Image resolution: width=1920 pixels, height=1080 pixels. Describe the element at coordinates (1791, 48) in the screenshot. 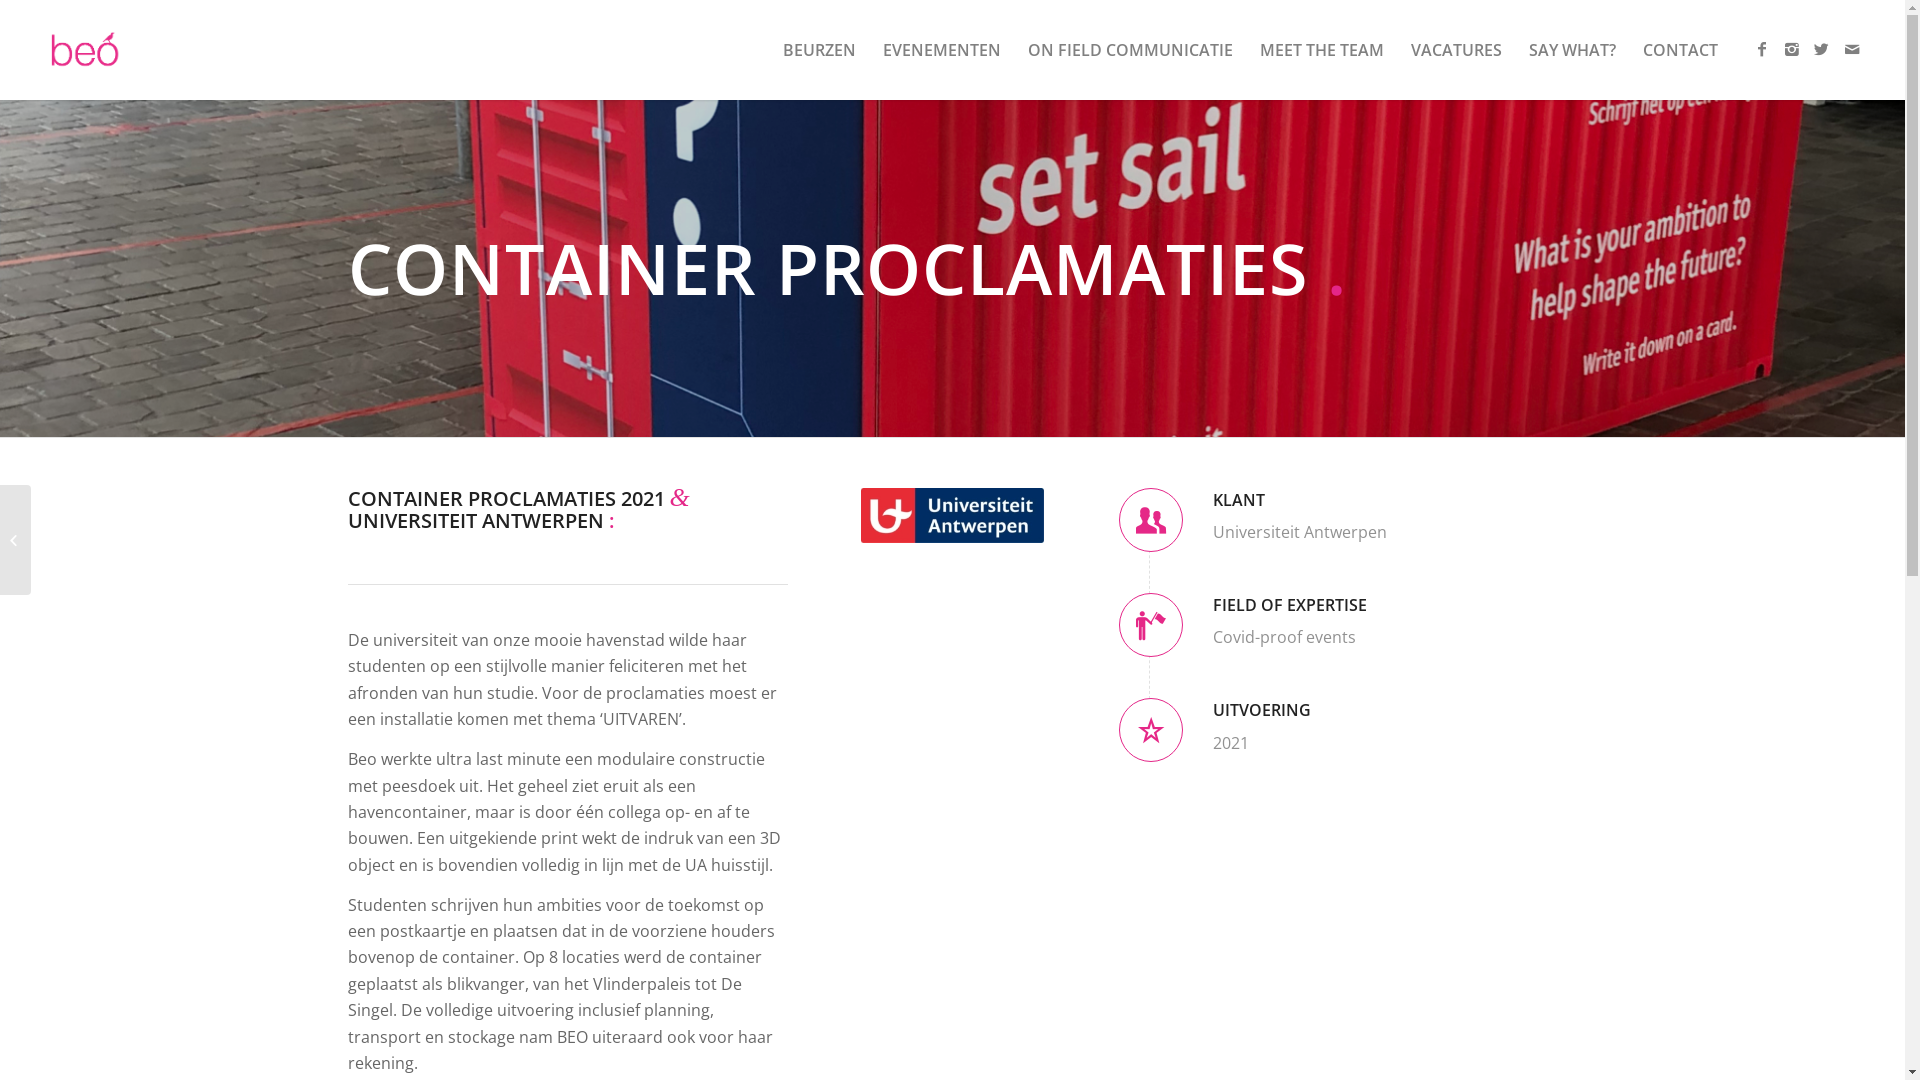

I see `'Instagram'` at that location.